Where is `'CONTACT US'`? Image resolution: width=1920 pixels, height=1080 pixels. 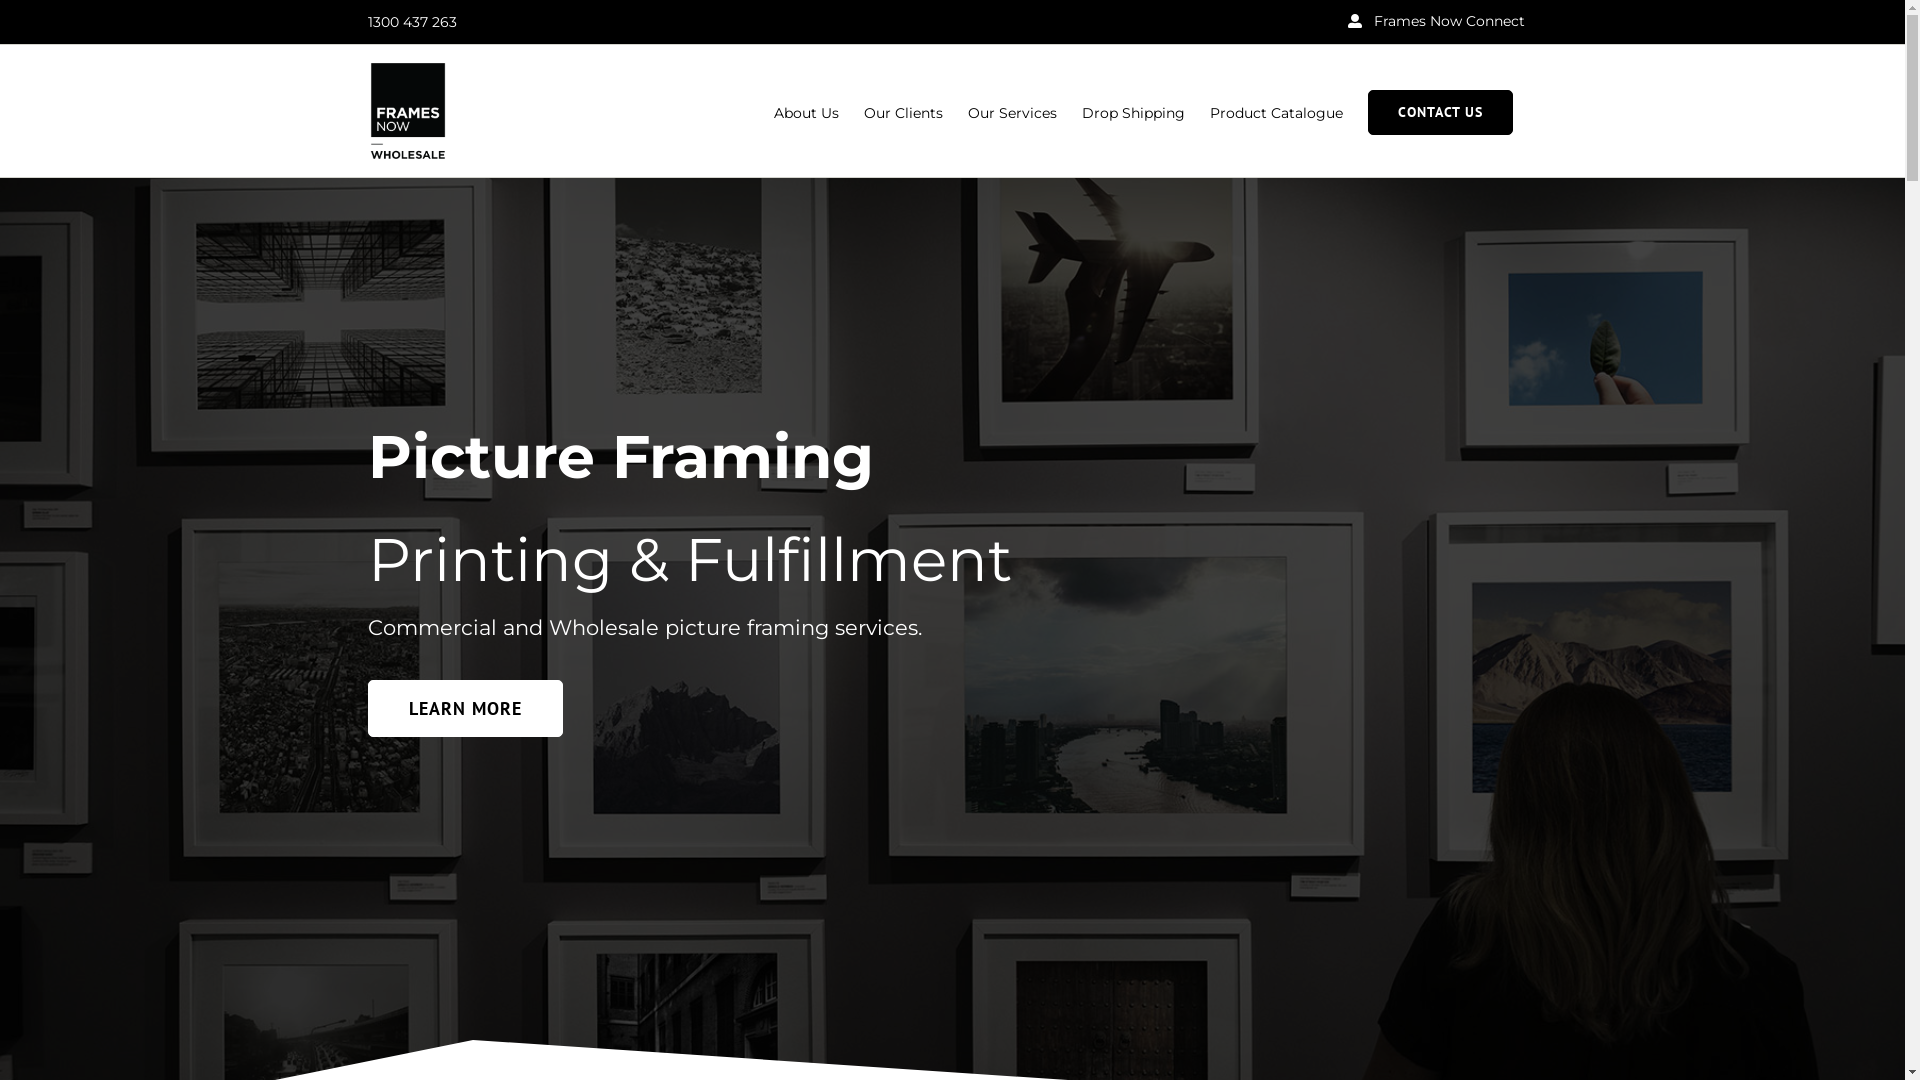
'CONTACT US' is located at coordinates (1440, 111).